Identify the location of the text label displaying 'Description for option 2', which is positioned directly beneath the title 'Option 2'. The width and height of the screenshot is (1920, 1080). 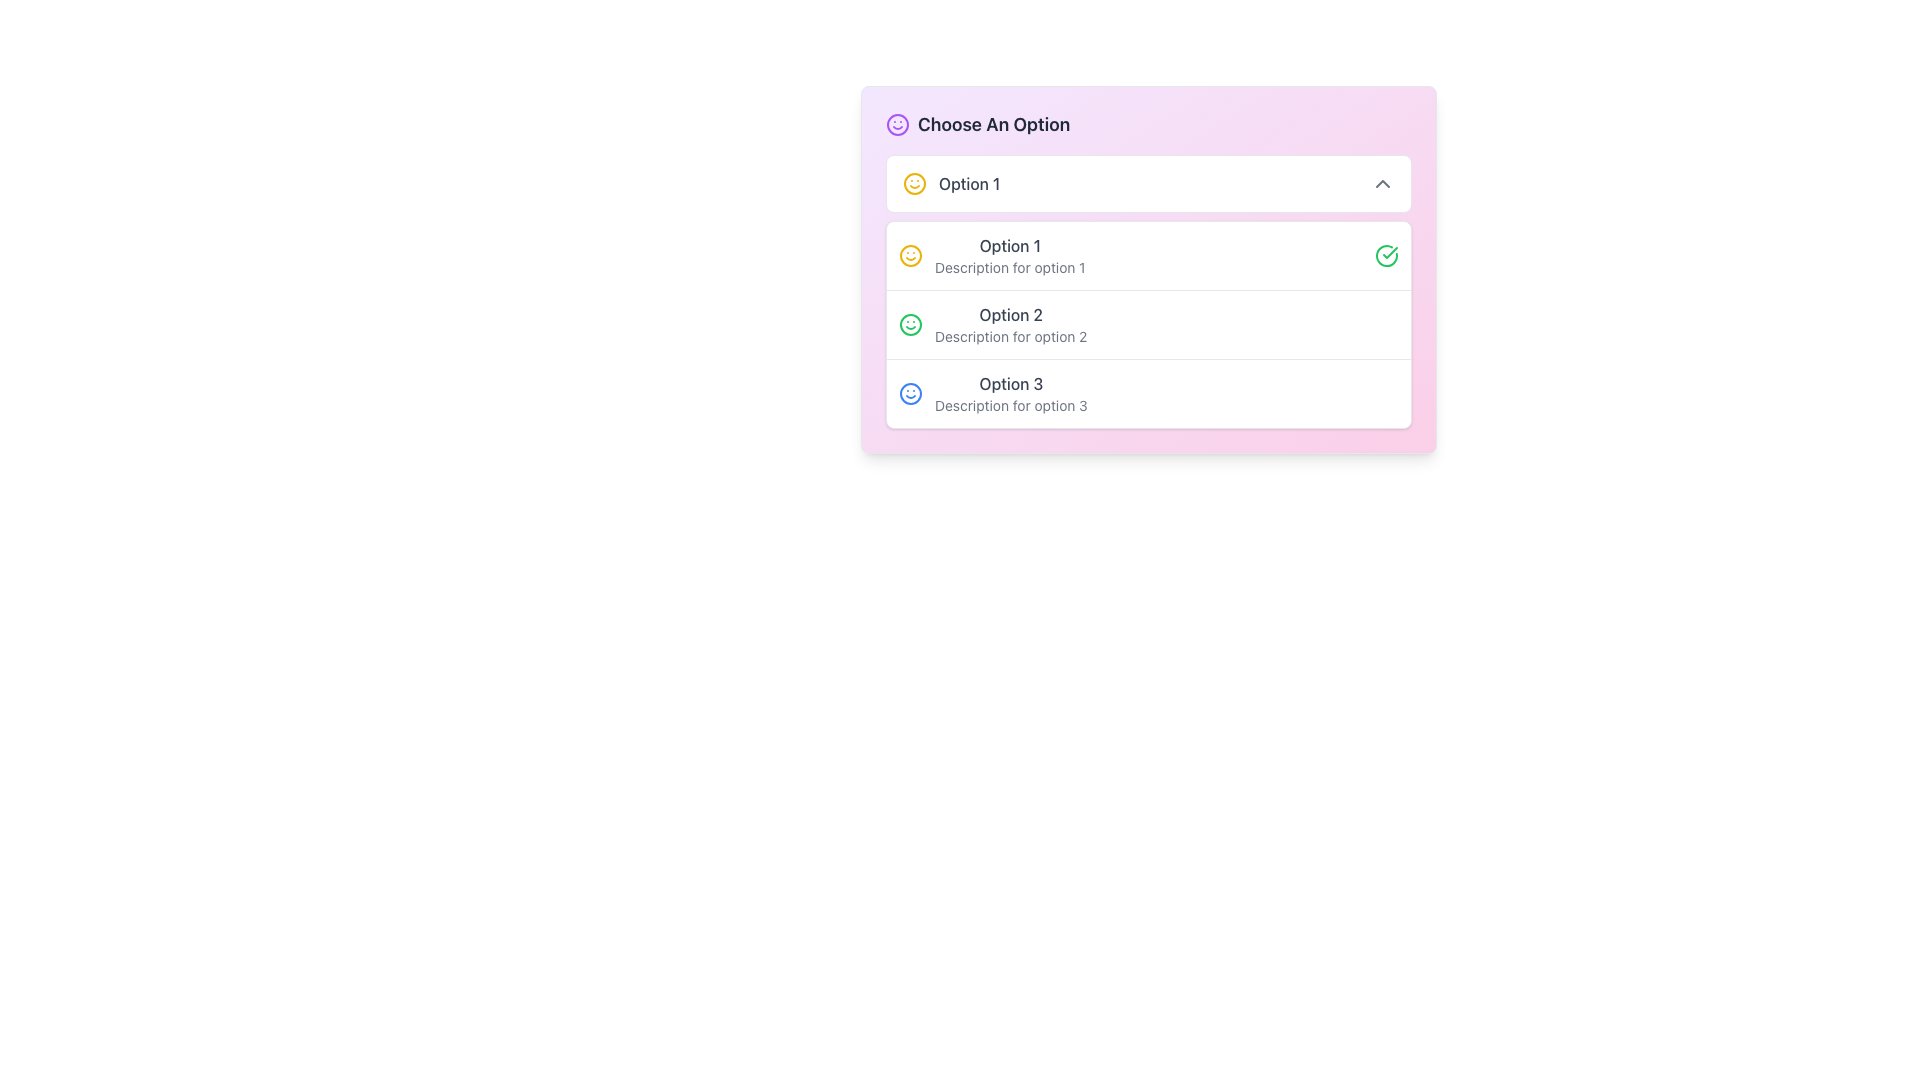
(1011, 335).